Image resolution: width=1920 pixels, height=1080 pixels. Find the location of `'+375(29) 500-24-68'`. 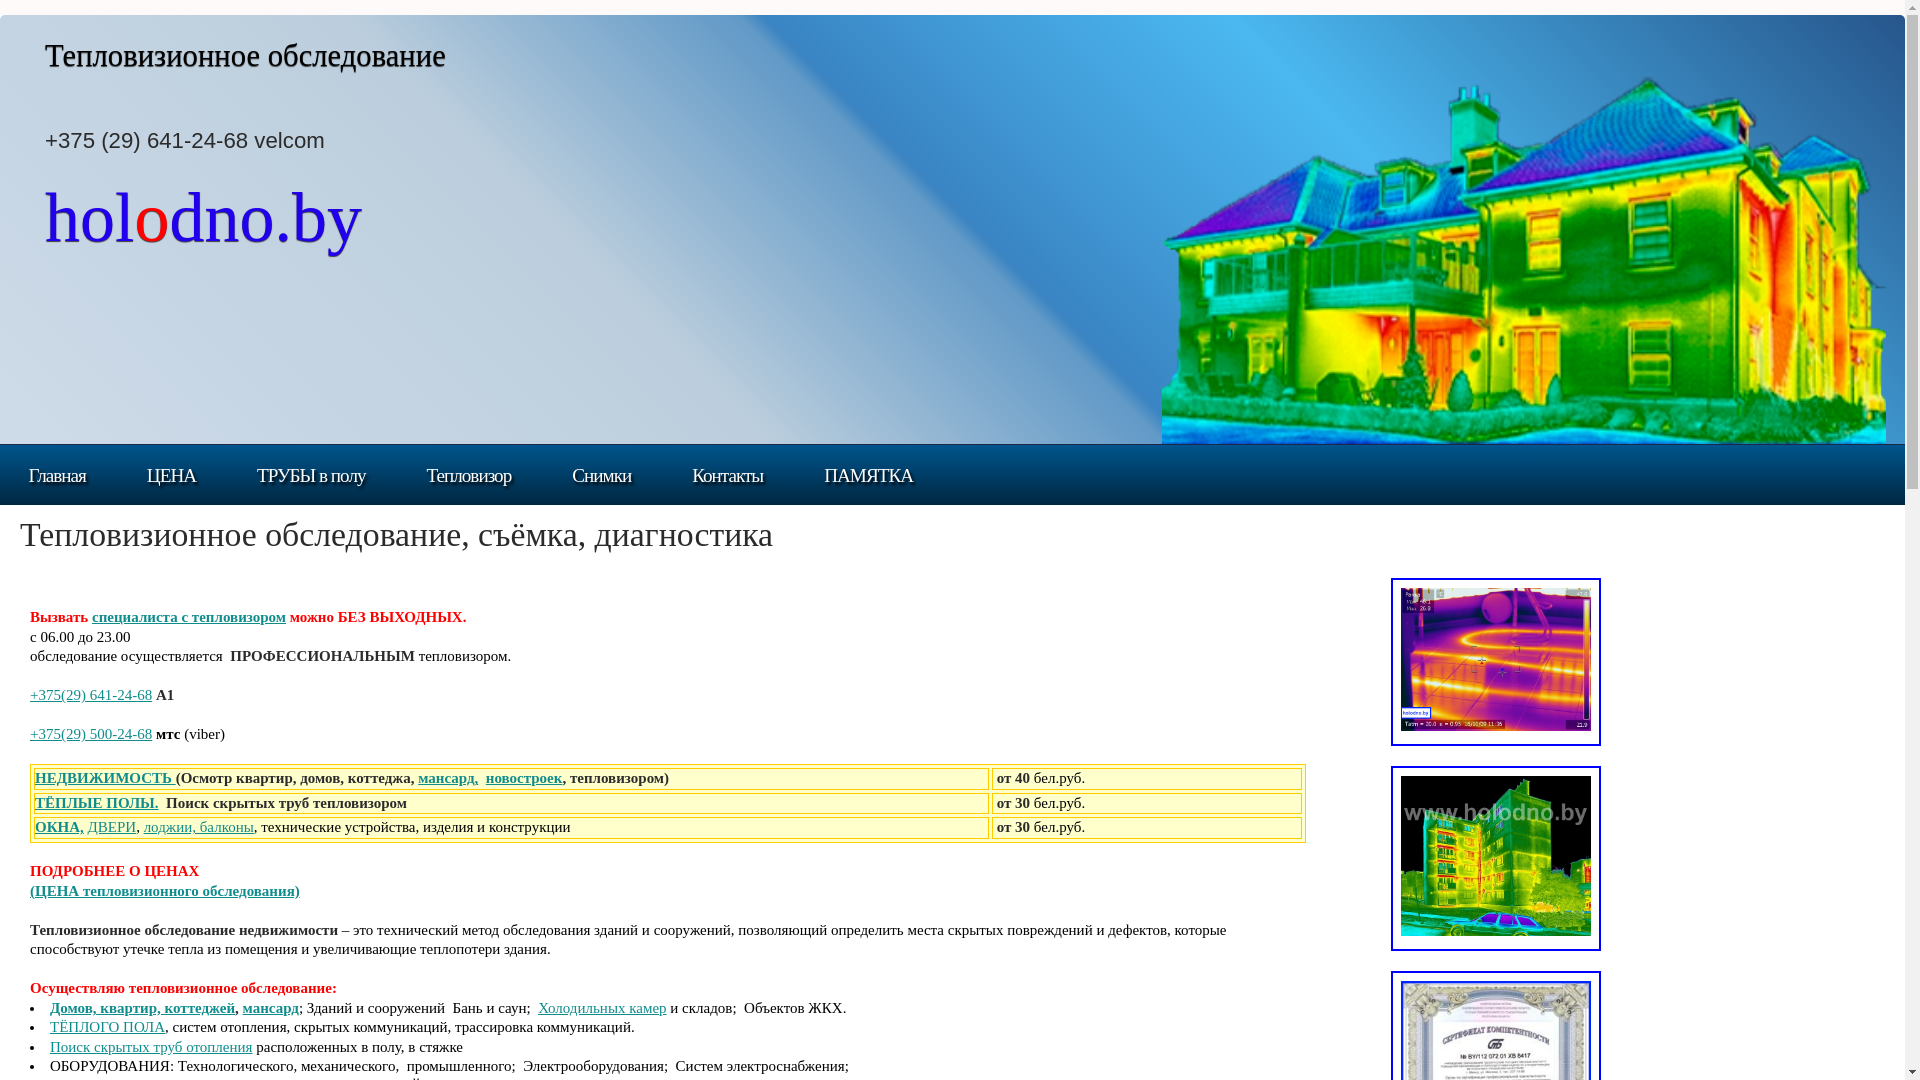

'+375(29) 500-24-68' is located at coordinates (90, 733).